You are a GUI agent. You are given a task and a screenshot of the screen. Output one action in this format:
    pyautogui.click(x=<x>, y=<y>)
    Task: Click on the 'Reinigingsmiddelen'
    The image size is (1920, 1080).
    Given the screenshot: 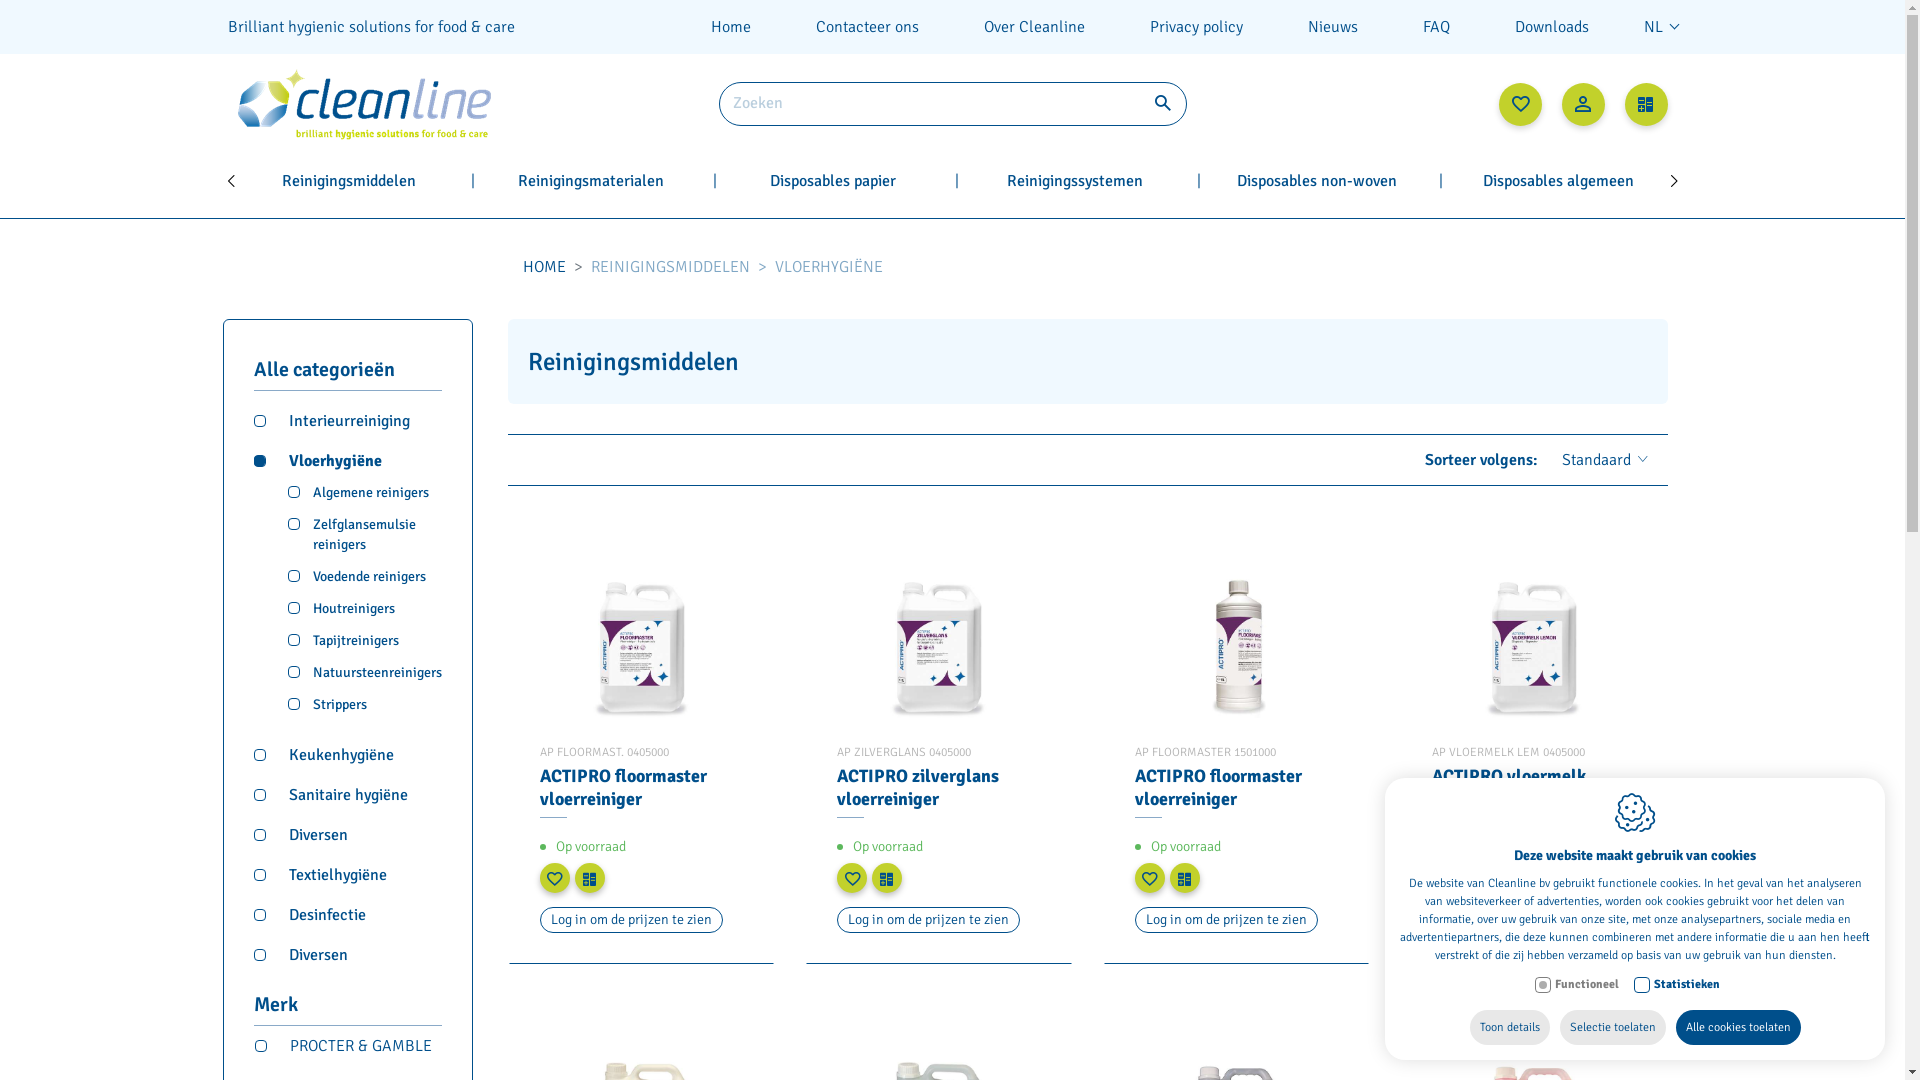 What is the action you would take?
    pyautogui.click(x=281, y=181)
    